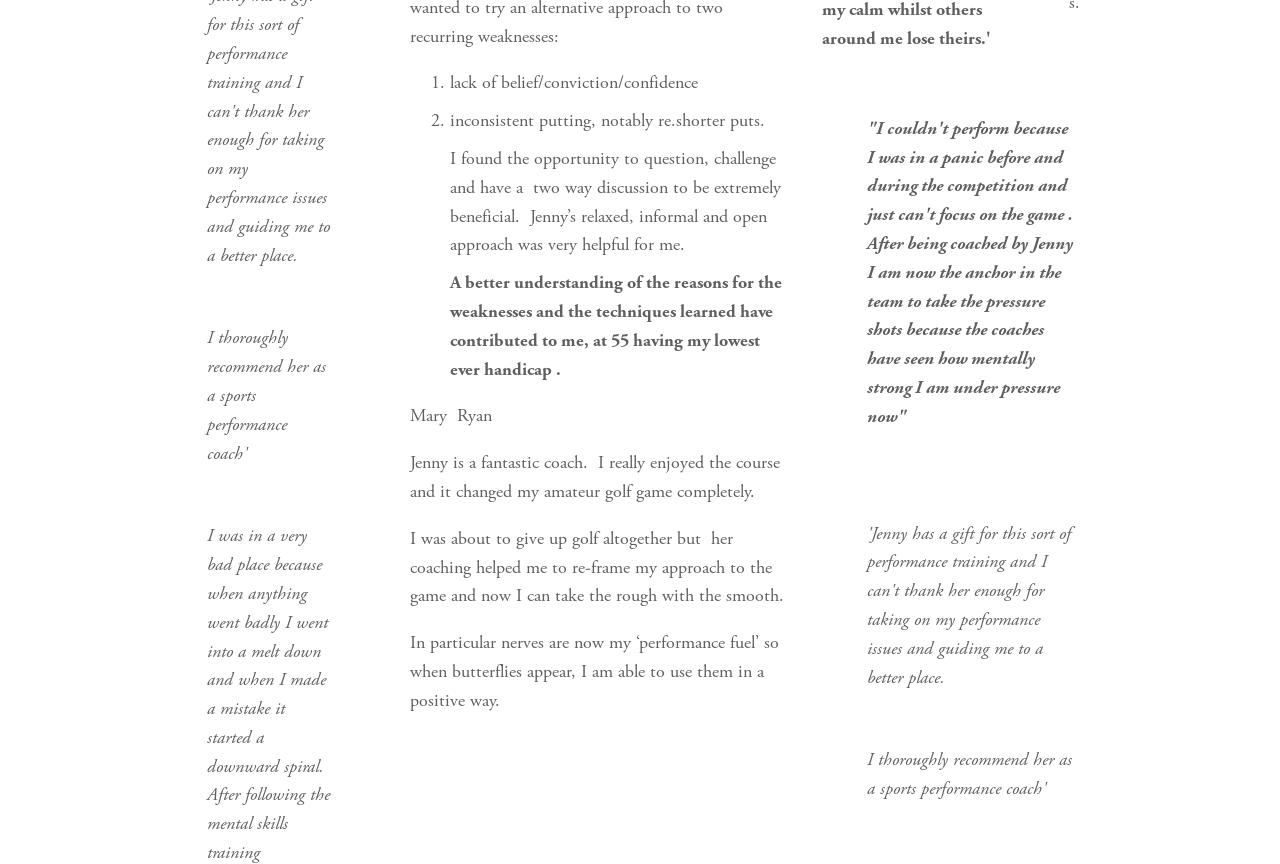 The height and width of the screenshot is (864, 1280). I want to click on 'I found the opportunity to question, challenge and have a  two way discussion to be extremely beneficial.  Jenny’s relaxed, informal and open approach was very helpful for me.', so click(615, 199).